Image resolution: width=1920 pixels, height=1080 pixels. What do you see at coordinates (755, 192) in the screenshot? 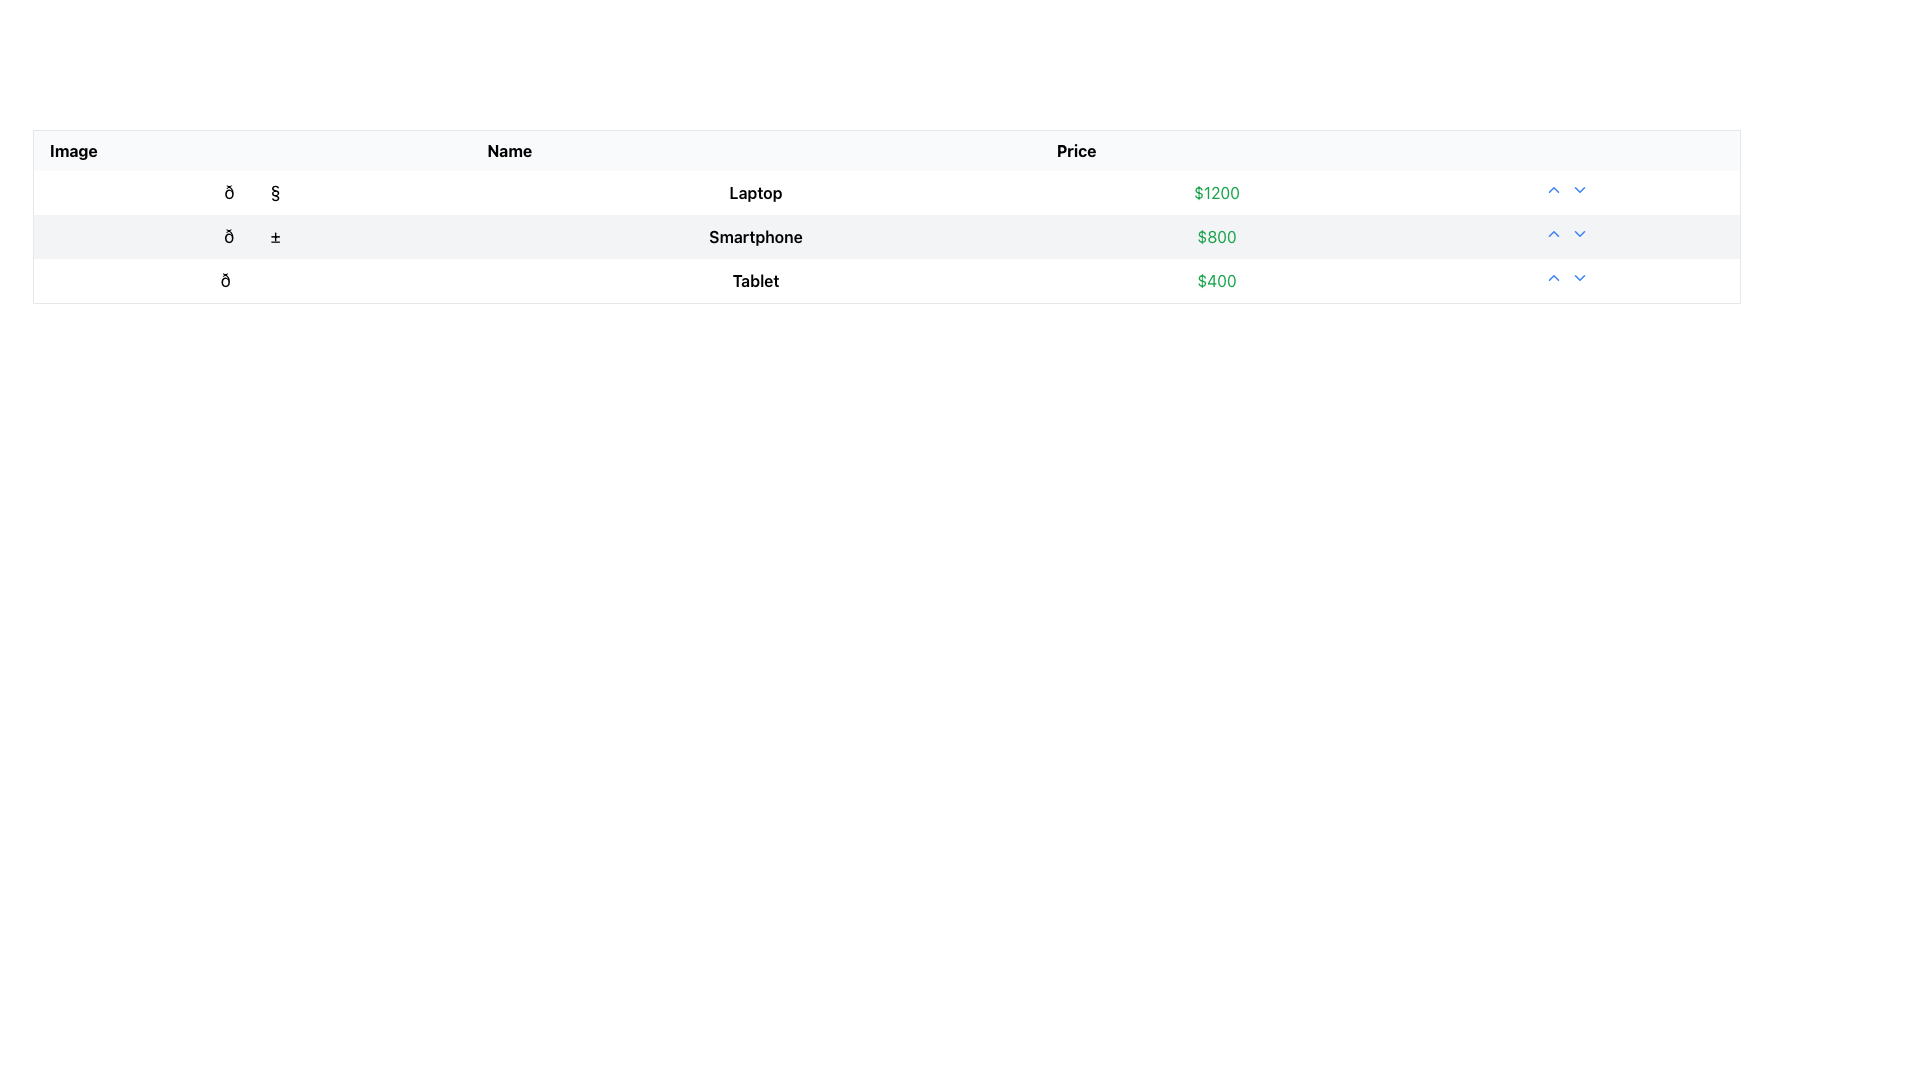
I see `text label displaying 'Laptop' in bold font style, located in the second column of the first row in the table layout` at bounding box center [755, 192].